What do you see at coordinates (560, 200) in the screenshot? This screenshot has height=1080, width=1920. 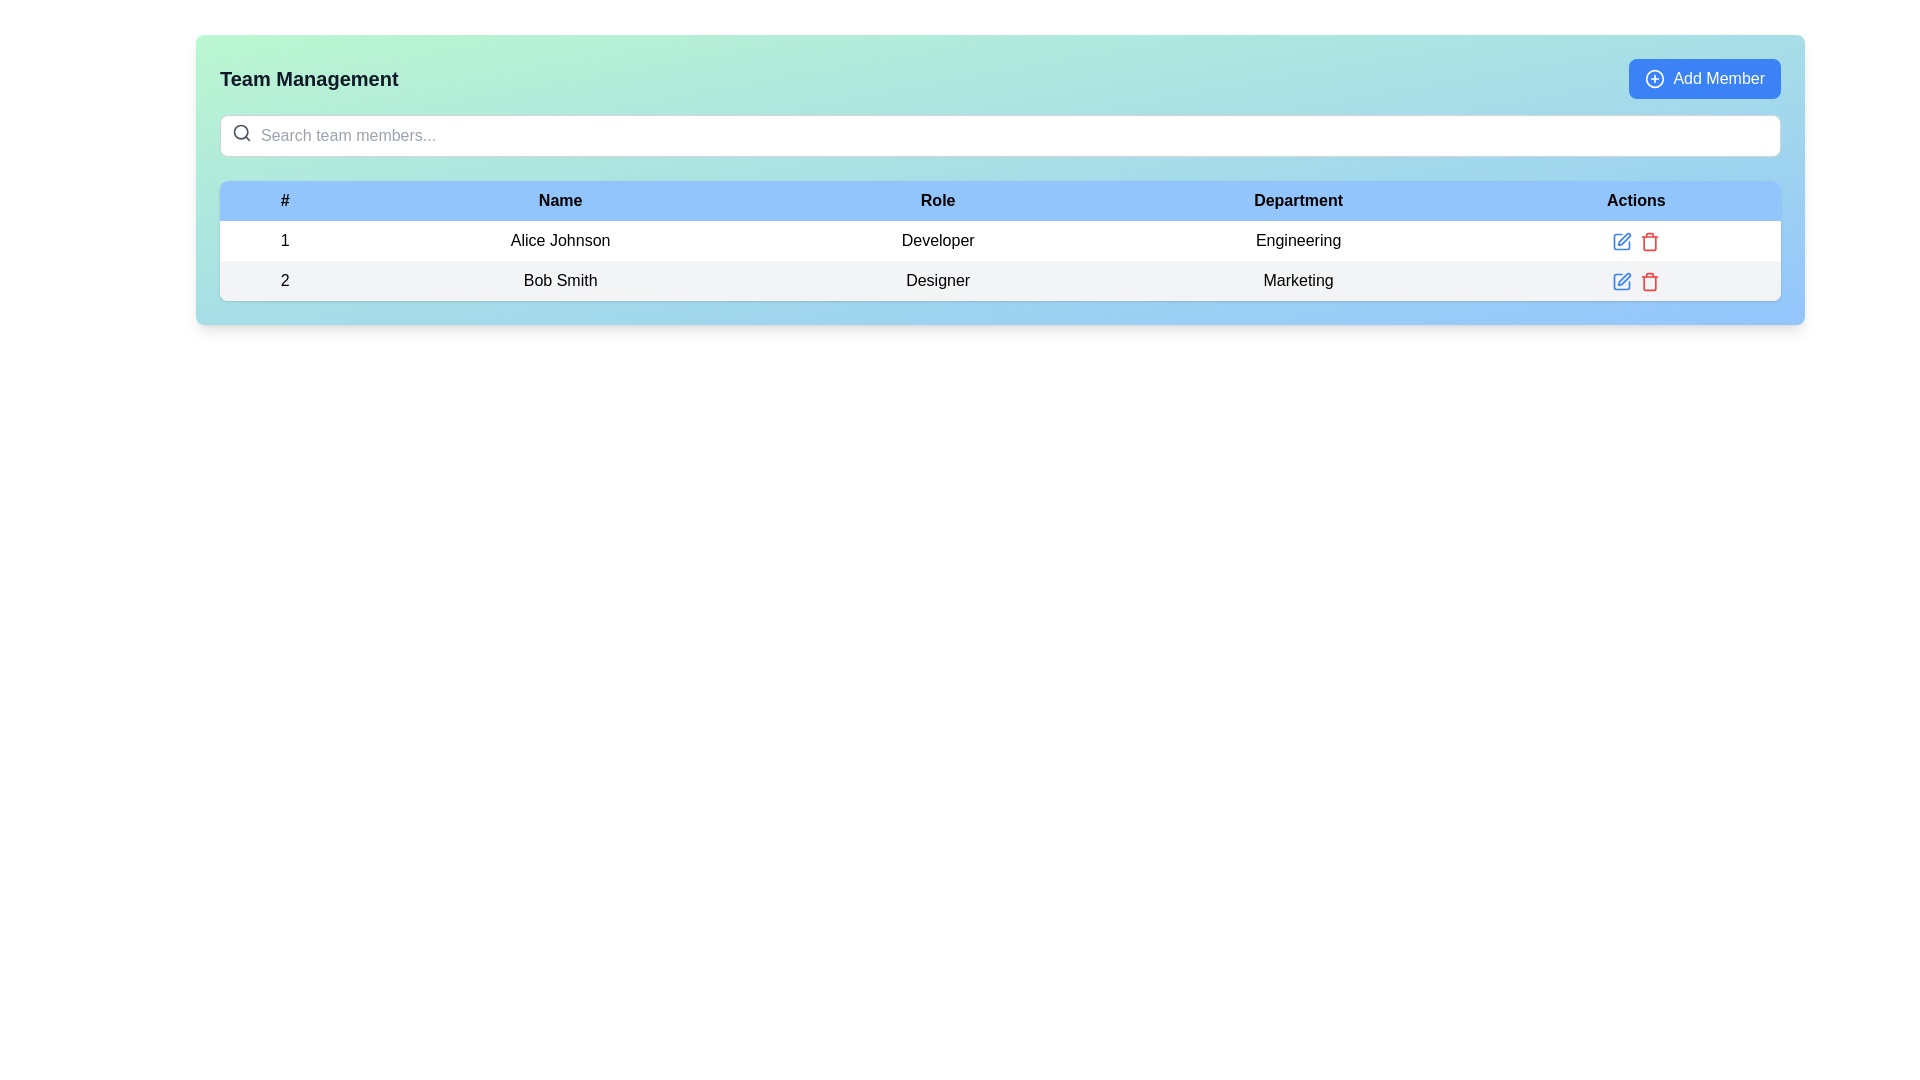 I see `the 'Name' text label, which is a bold black font on a light blue background, centrally located in the header bar between the '#' and 'Role' labels` at bounding box center [560, 200].